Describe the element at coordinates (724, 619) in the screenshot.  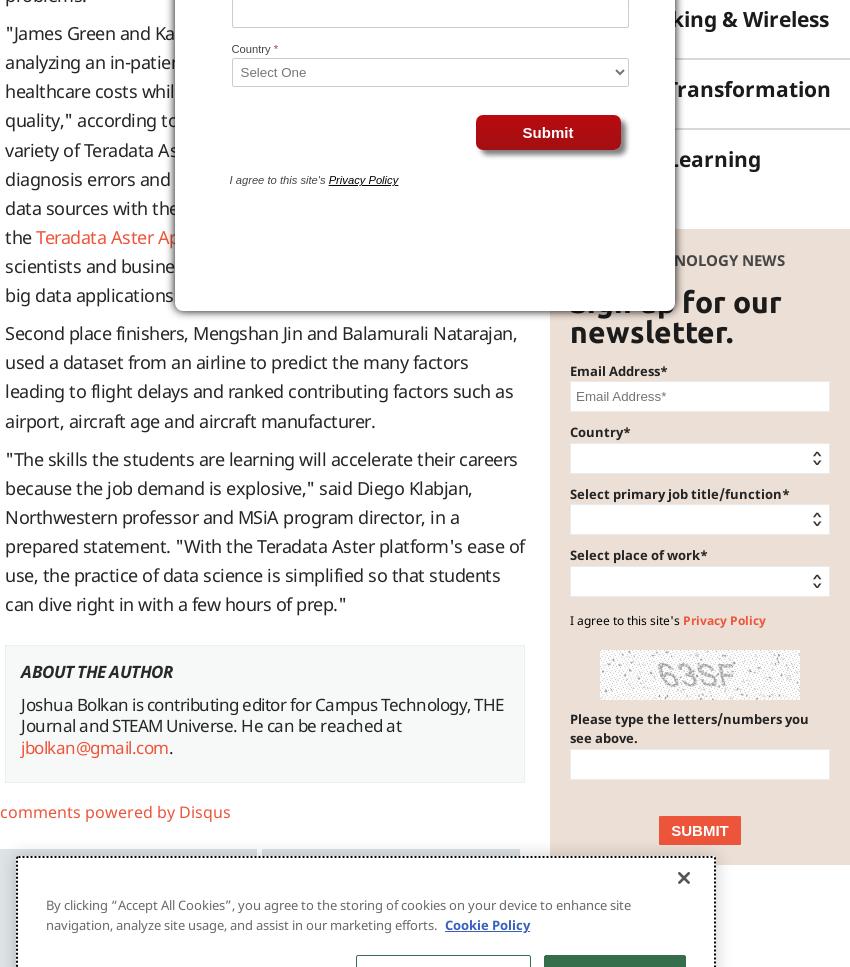
I see `'Privacy Policy'` at that location.